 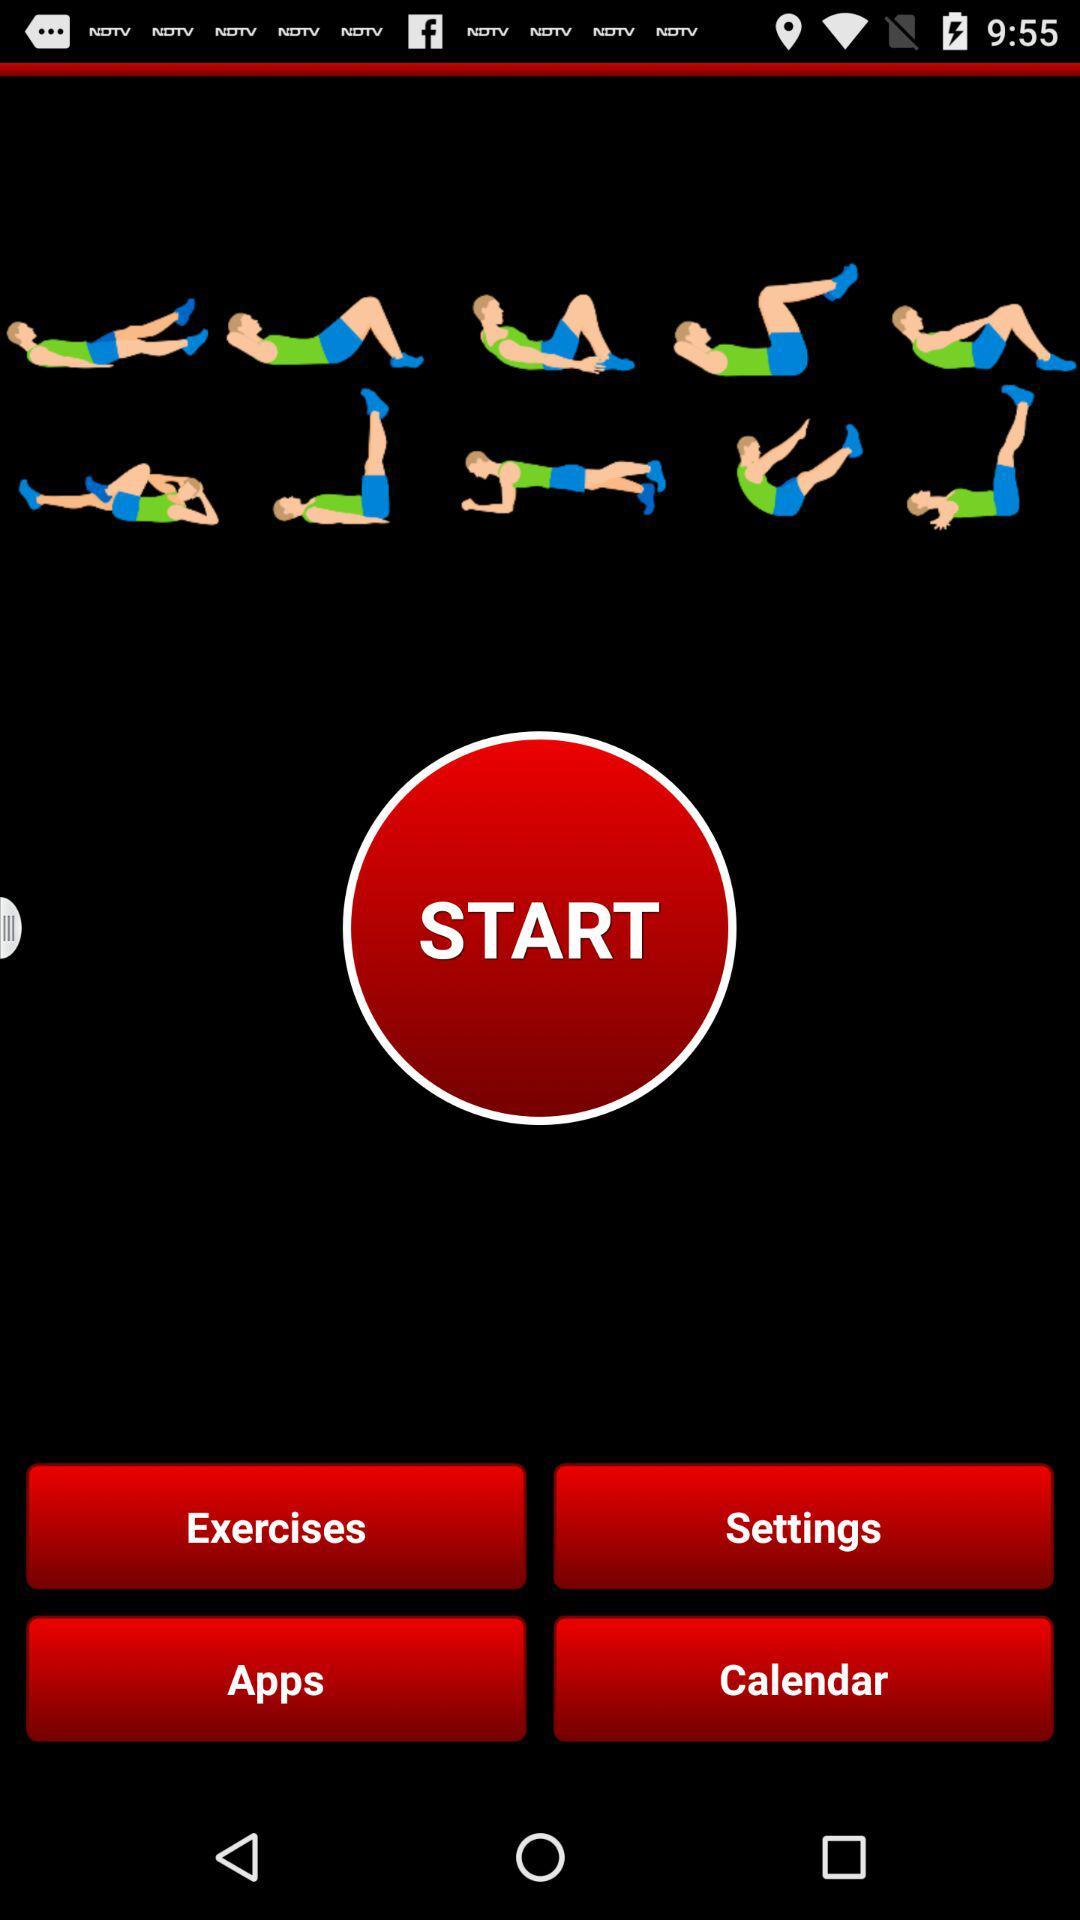 What do you see at coordinates (802, 1525) in the screenshot?
I see `the settings item` at bounding box center [802, 1525].